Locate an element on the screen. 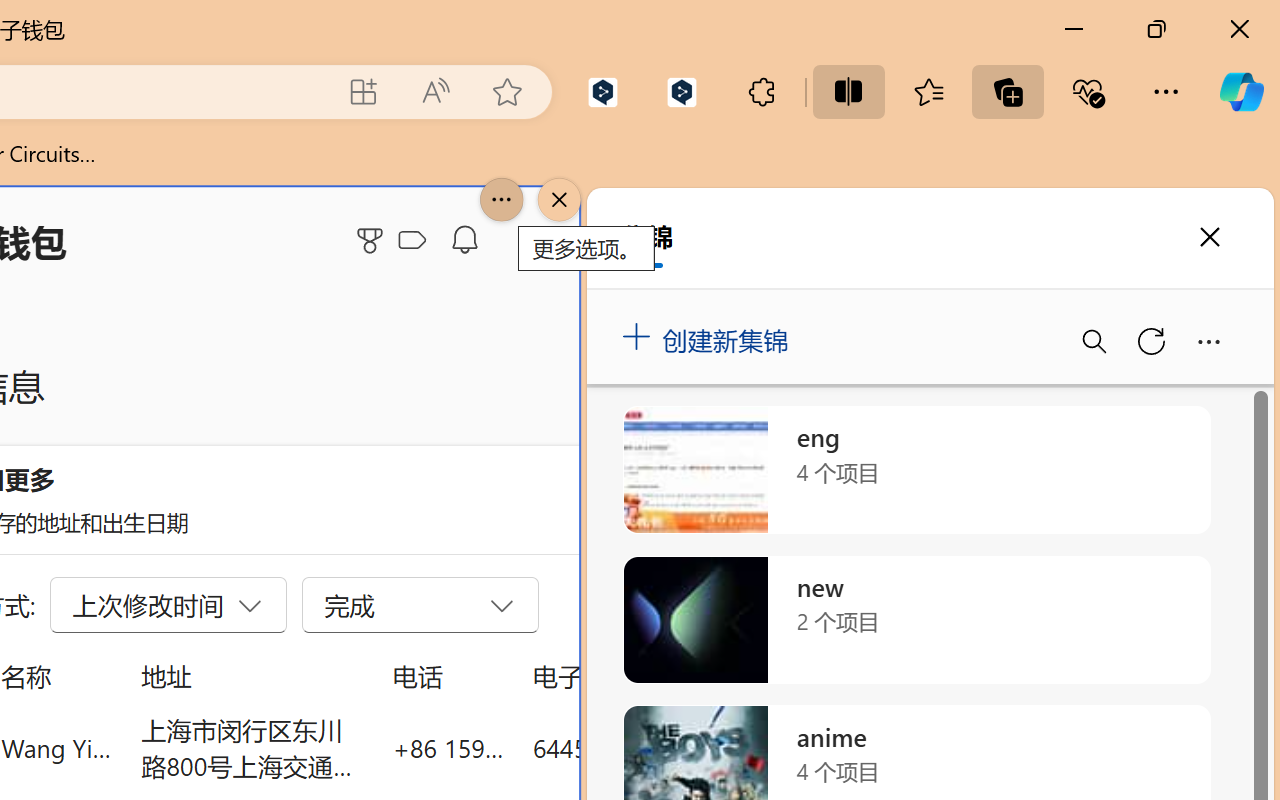  '644553698@qq.com' is located at coordinates (644, 747).